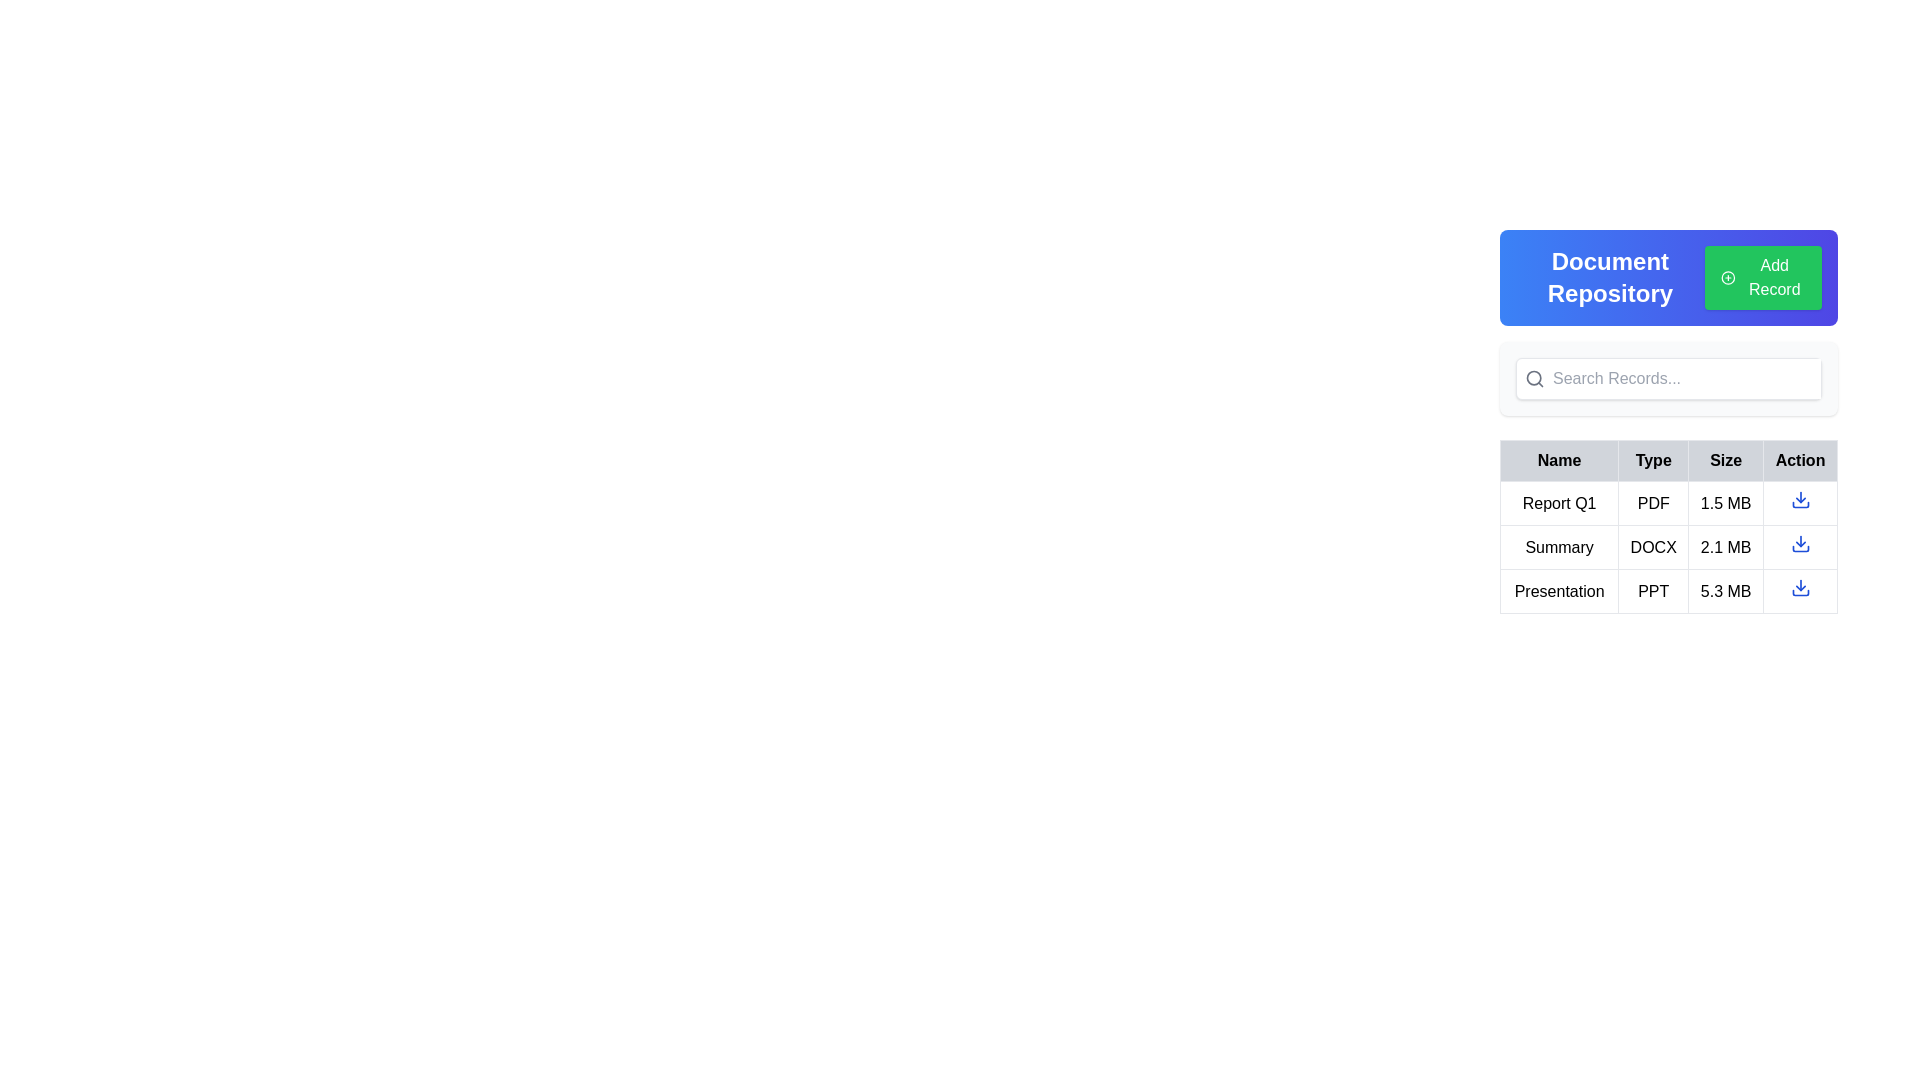 The width and height of the screenshot is (1920, 1080). Describe the element at coordinates (1669, 461) in the screenshot. I see `the 'Type' column header in the table, which is positioned between the 'Name' and 'Size' headers` at that location.